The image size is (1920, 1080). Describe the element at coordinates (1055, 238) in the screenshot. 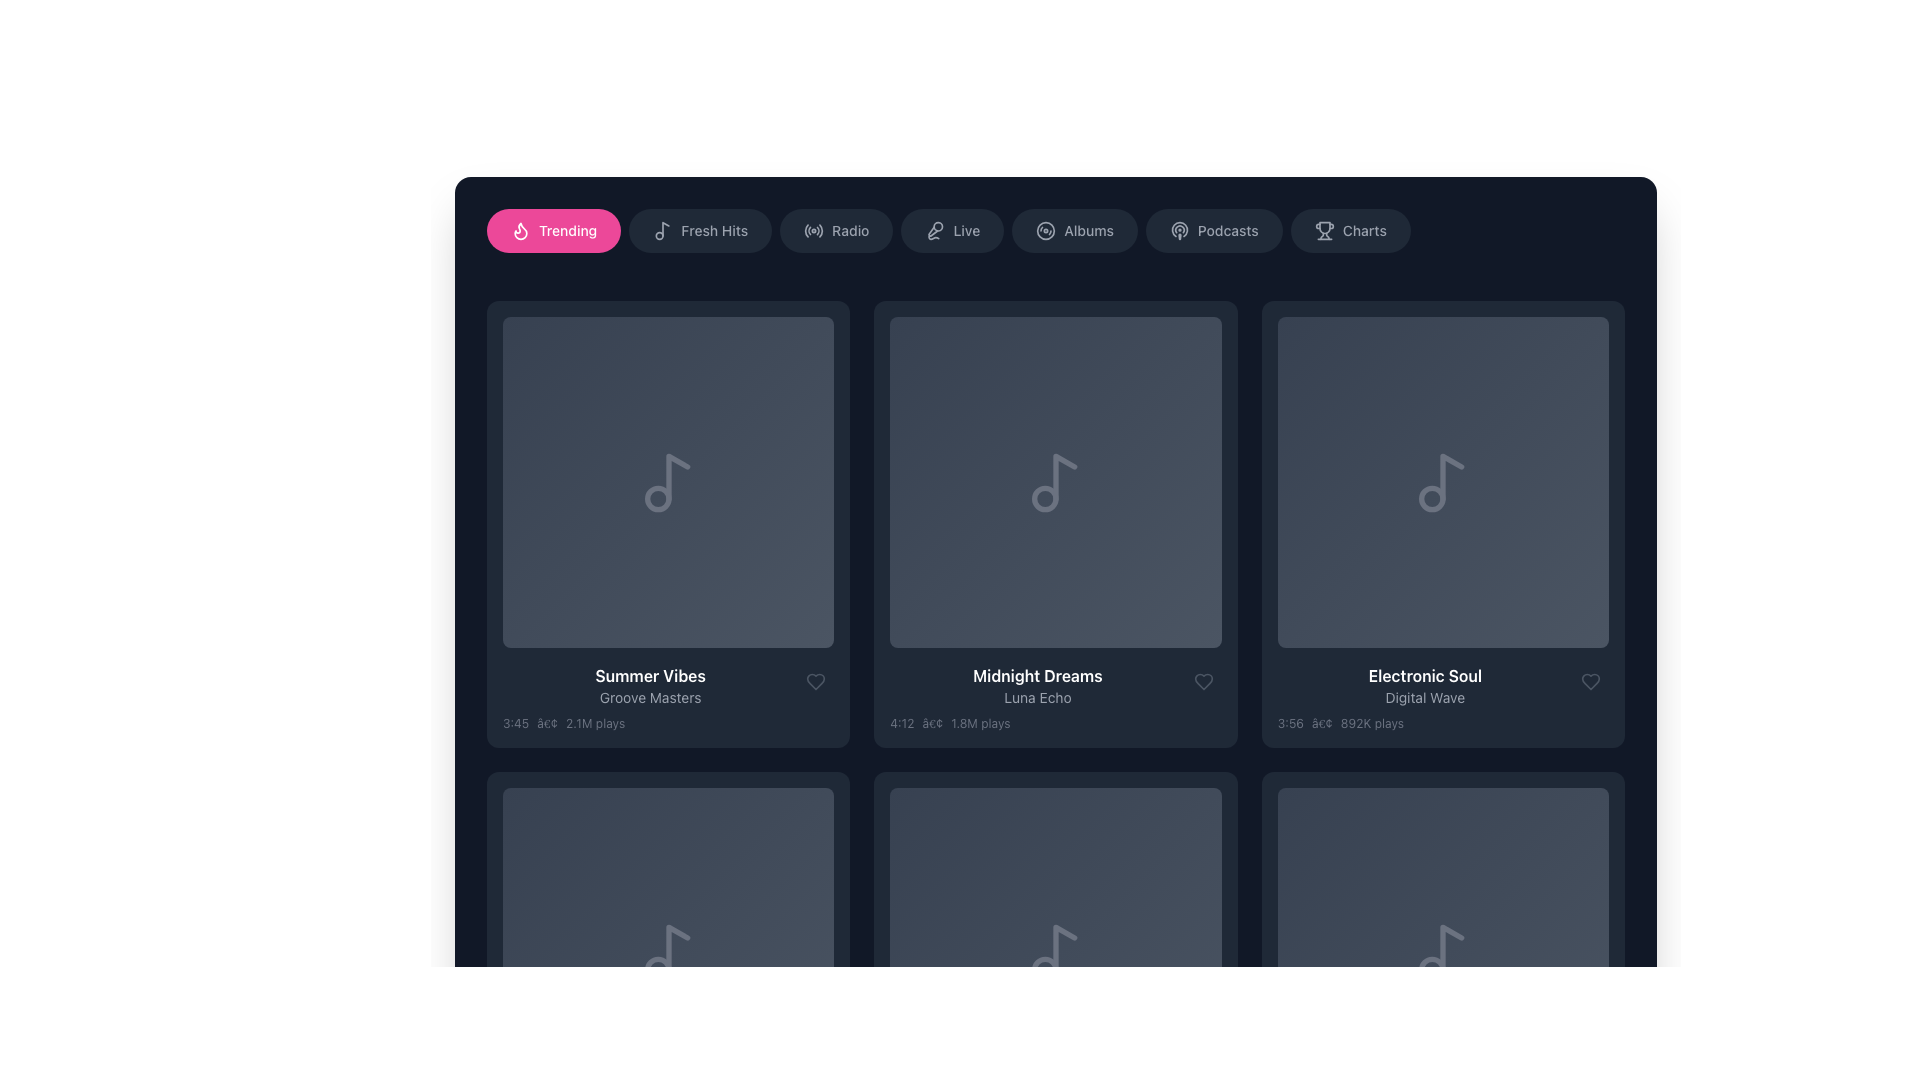

I see `the 'Albums' button, which is the fifth button from the left in the horizontal menu bar at the top of the interface` at that location.